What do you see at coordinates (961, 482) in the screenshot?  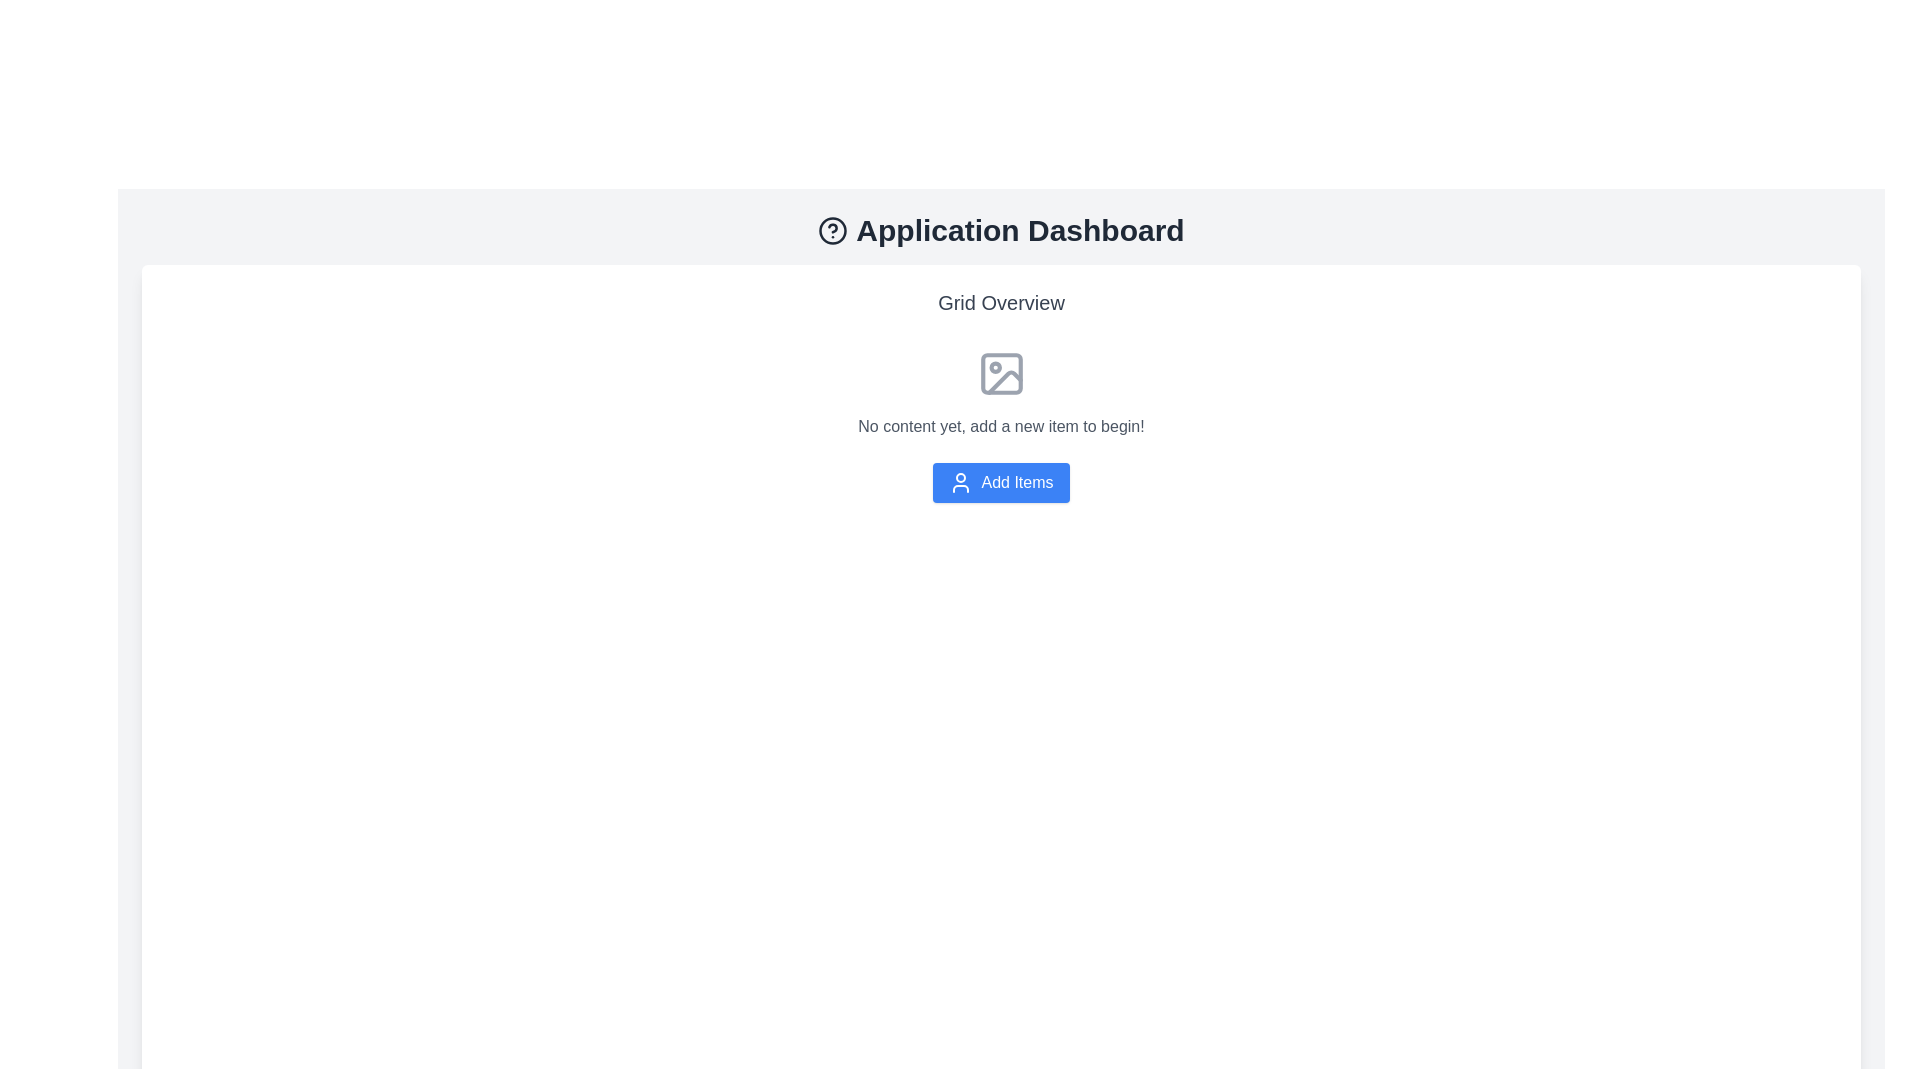 I see `the user profile icon located on the left side of the 'Add Items' button, which is centered horizontally near the bottom of the main interface` at bounding box center [961, 482].